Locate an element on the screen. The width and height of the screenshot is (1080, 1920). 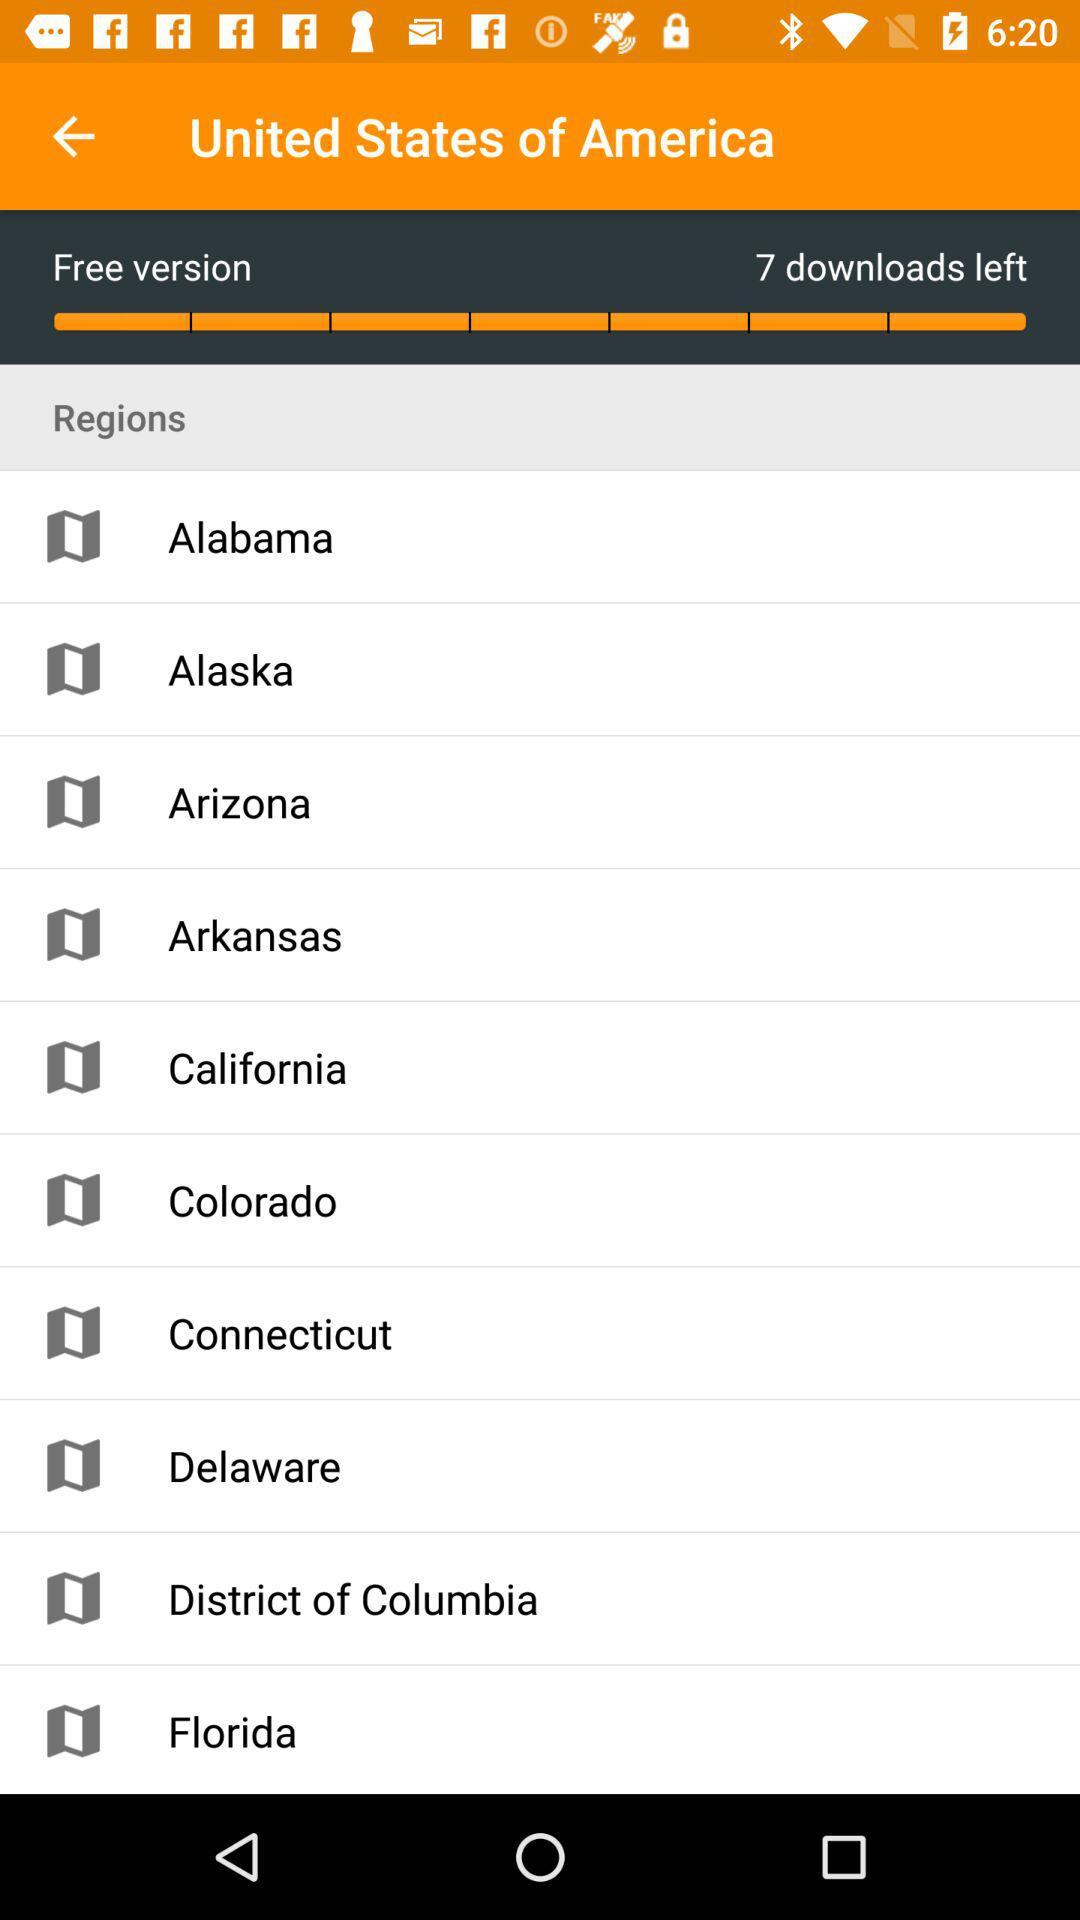
the icon above free version icon is located at coordinates (72, 135).